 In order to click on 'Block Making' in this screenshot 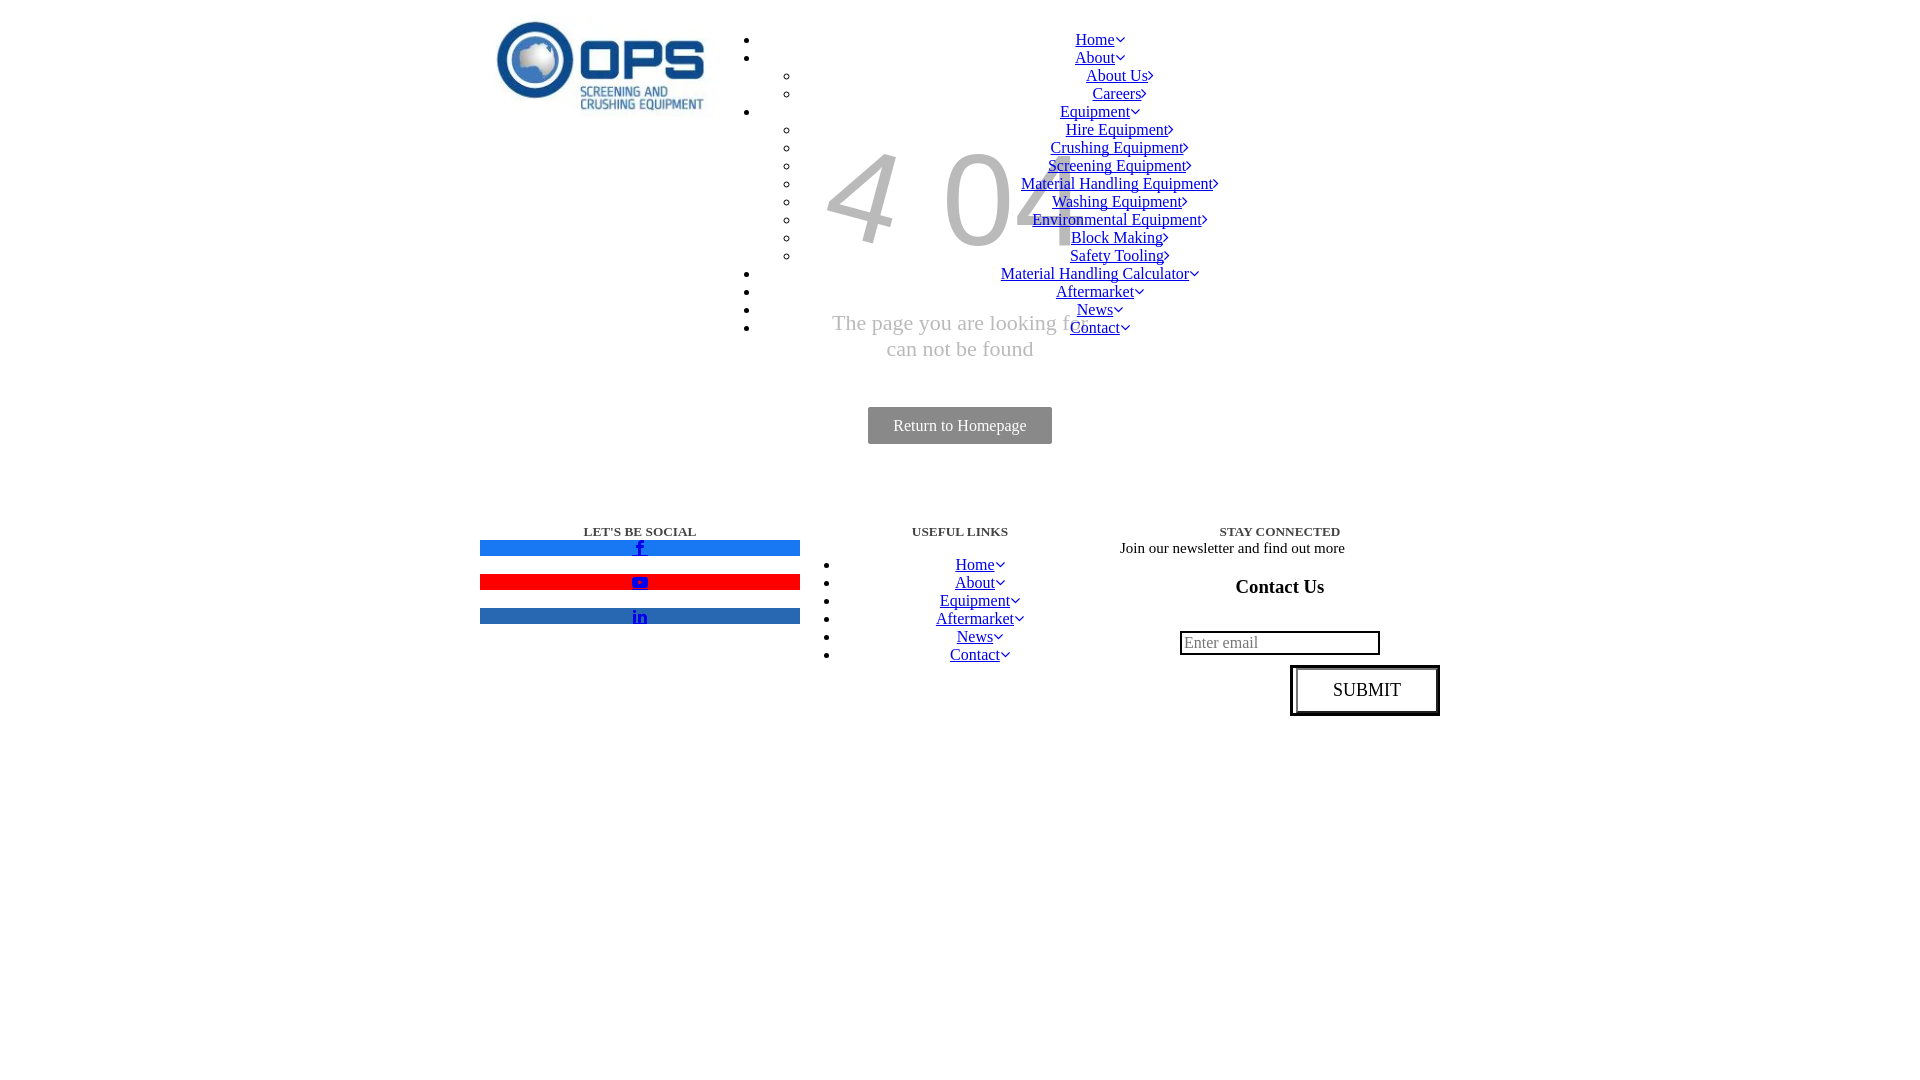, I will do `click(1118, 236)`.